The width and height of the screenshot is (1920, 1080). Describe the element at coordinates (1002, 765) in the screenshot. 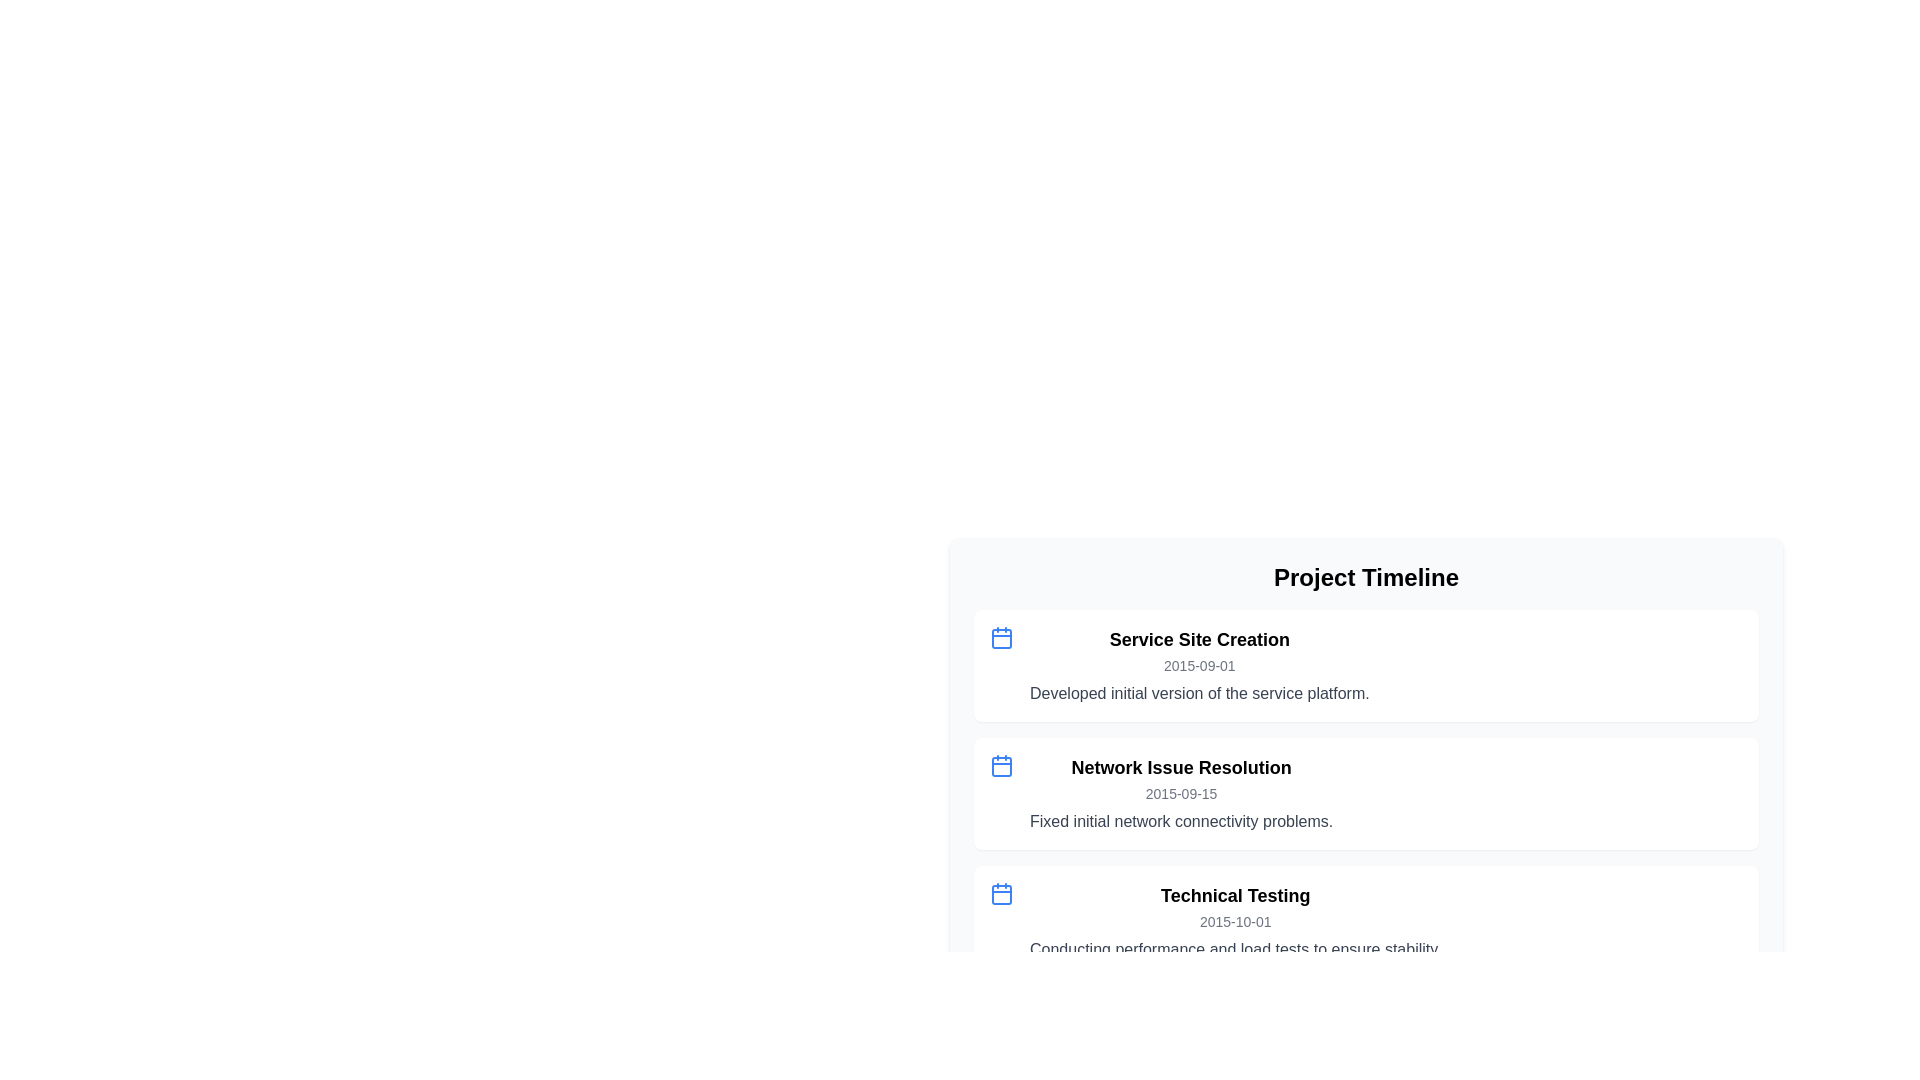

I see `the small blue calendar icon located at the top left of the 'Network Issue Resolution' card` at that location.